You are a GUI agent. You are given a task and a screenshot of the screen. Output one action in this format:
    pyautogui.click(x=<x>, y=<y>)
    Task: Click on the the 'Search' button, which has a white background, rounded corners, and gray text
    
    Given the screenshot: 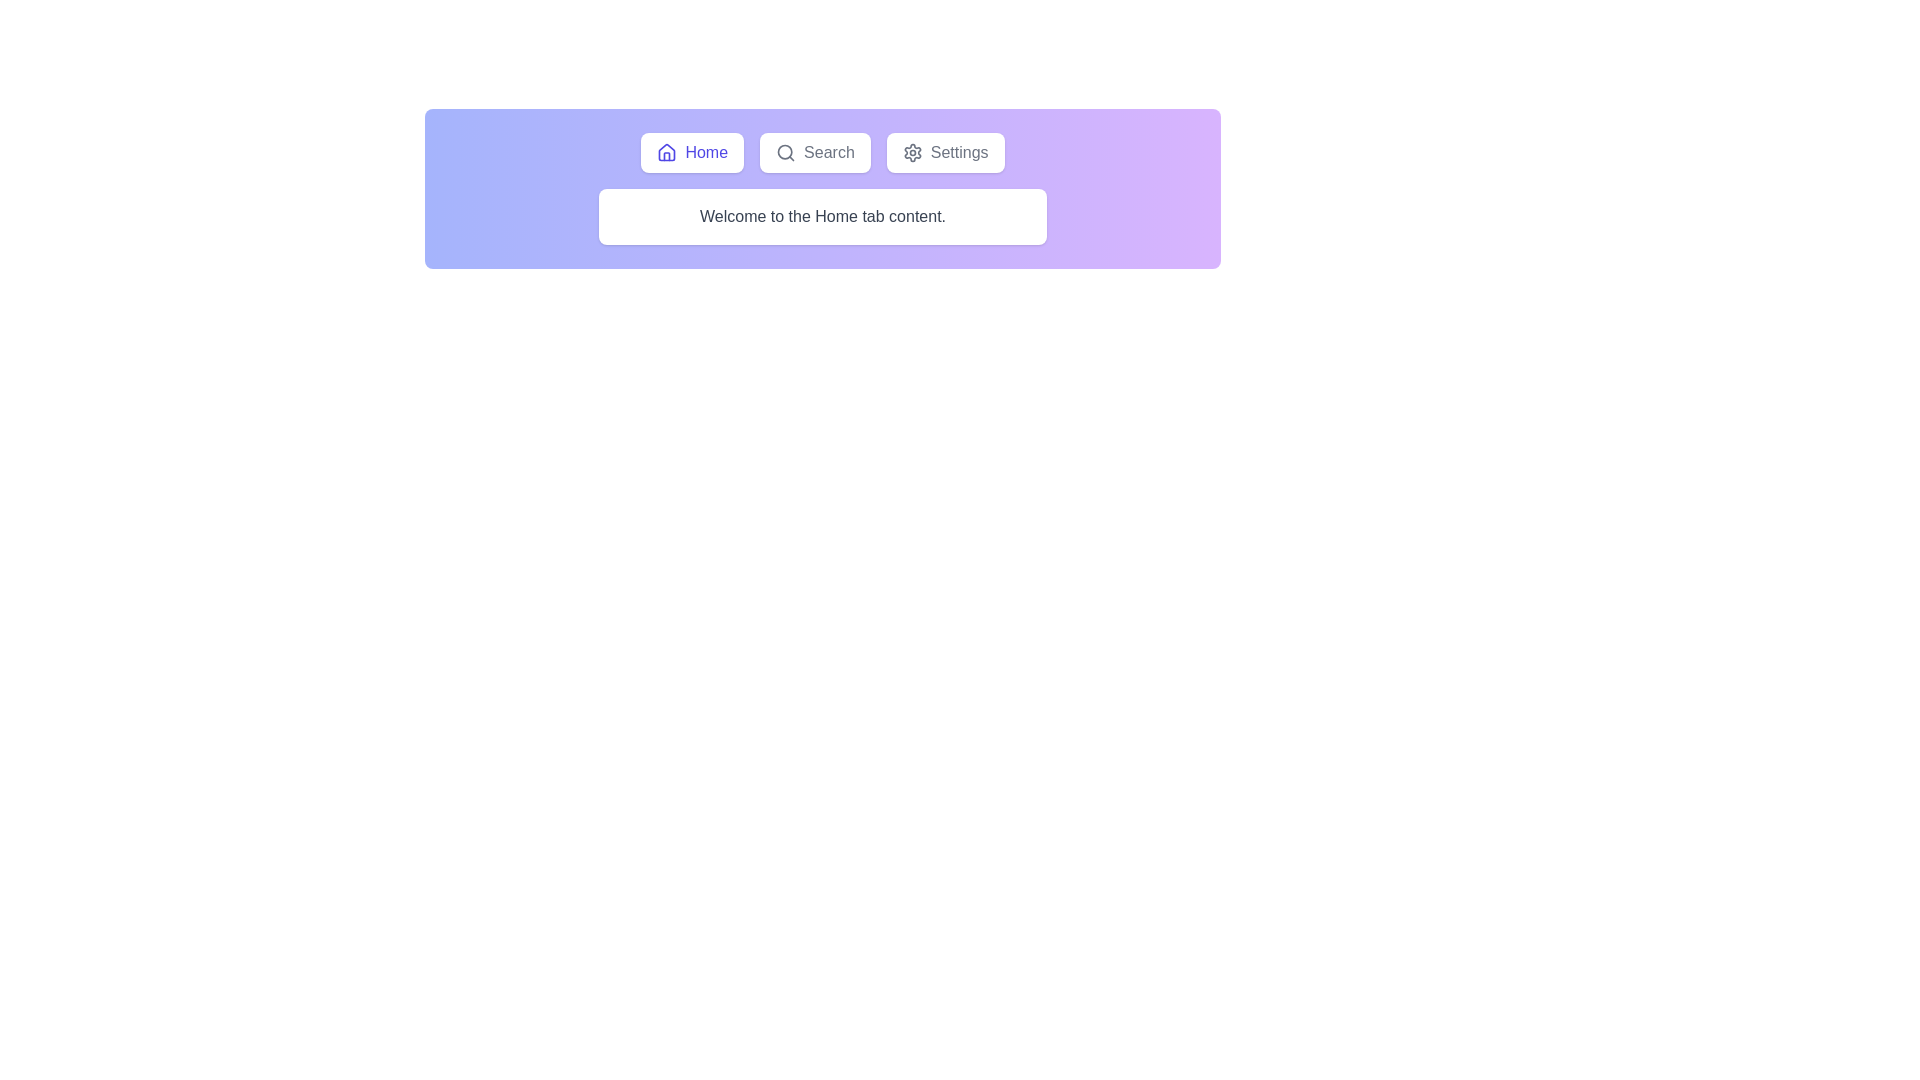 What is the action you would take?
    pyautogui.click(x=815, y=152)
    